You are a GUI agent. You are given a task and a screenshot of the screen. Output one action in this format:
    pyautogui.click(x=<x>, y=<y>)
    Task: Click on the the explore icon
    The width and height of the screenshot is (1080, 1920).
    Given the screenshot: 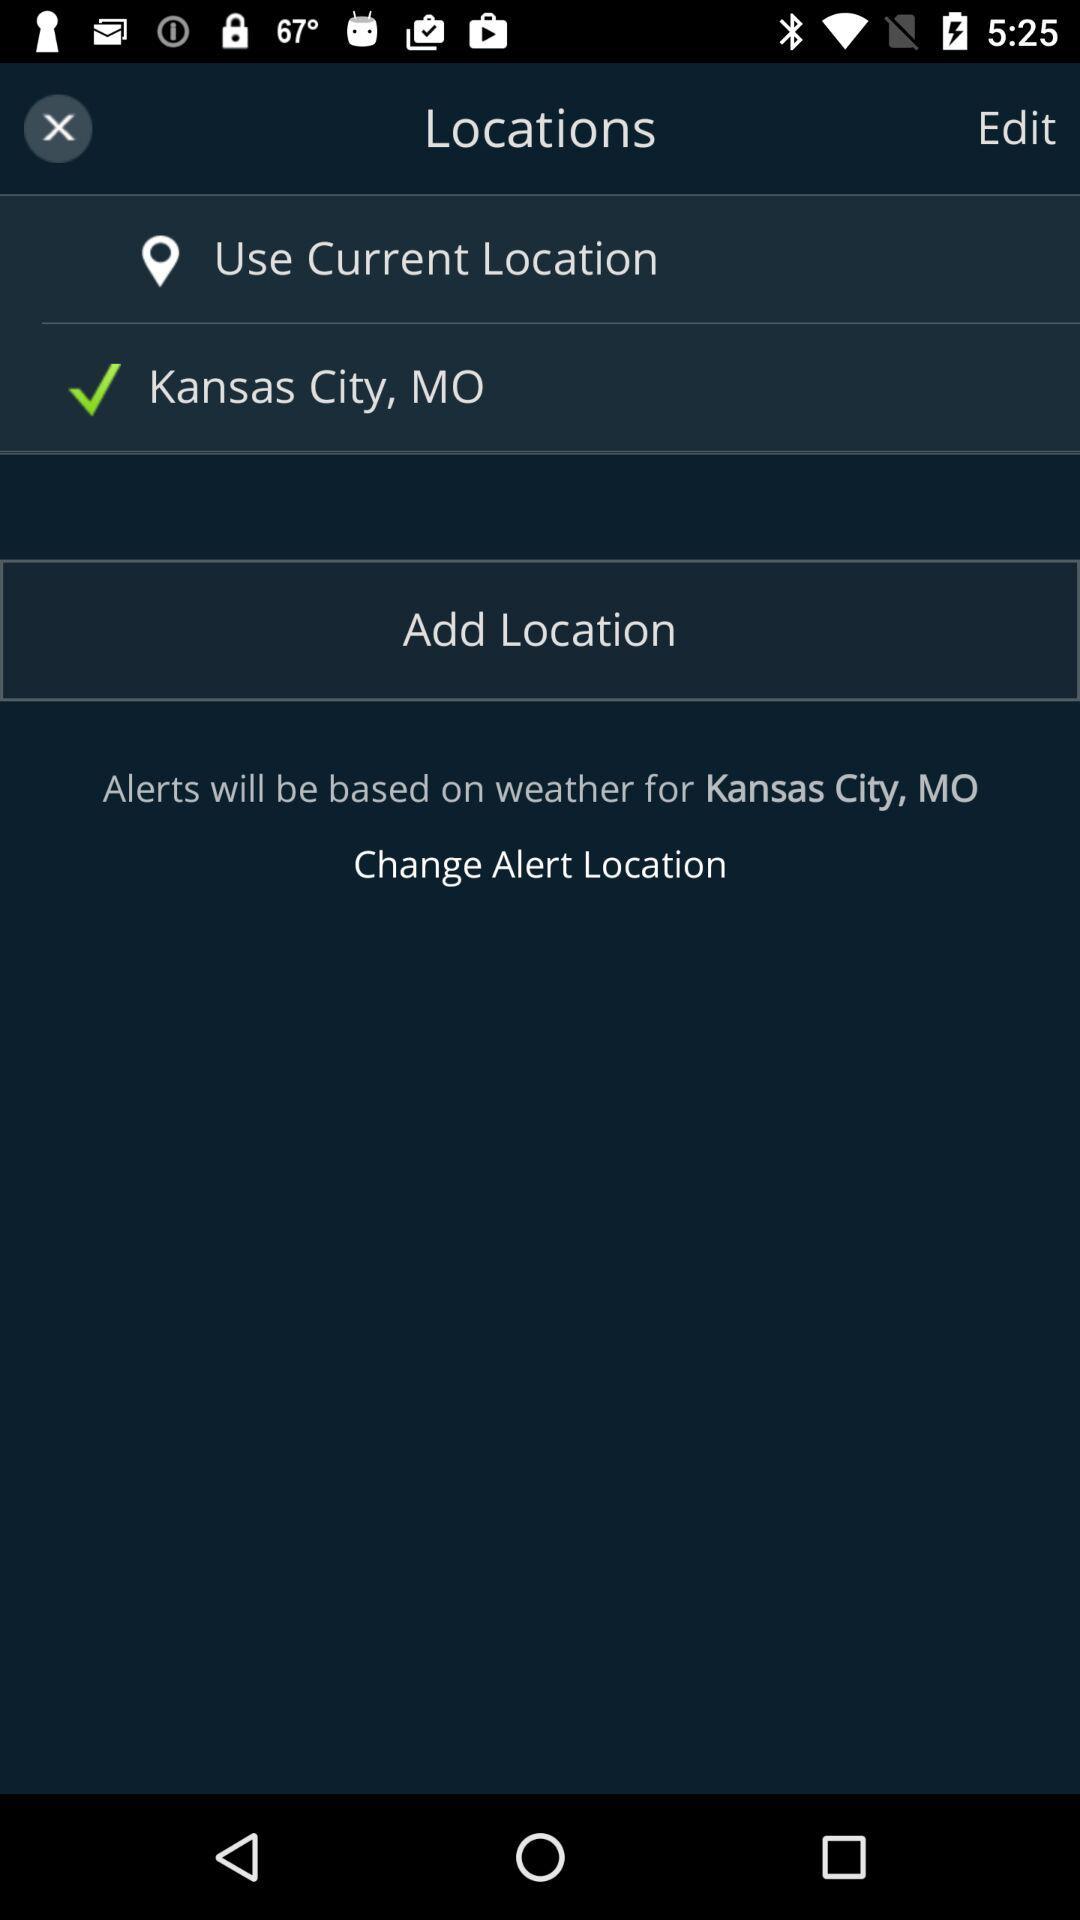 What is the action you would take?
    pyautogui.click(x=131, y=240)
    